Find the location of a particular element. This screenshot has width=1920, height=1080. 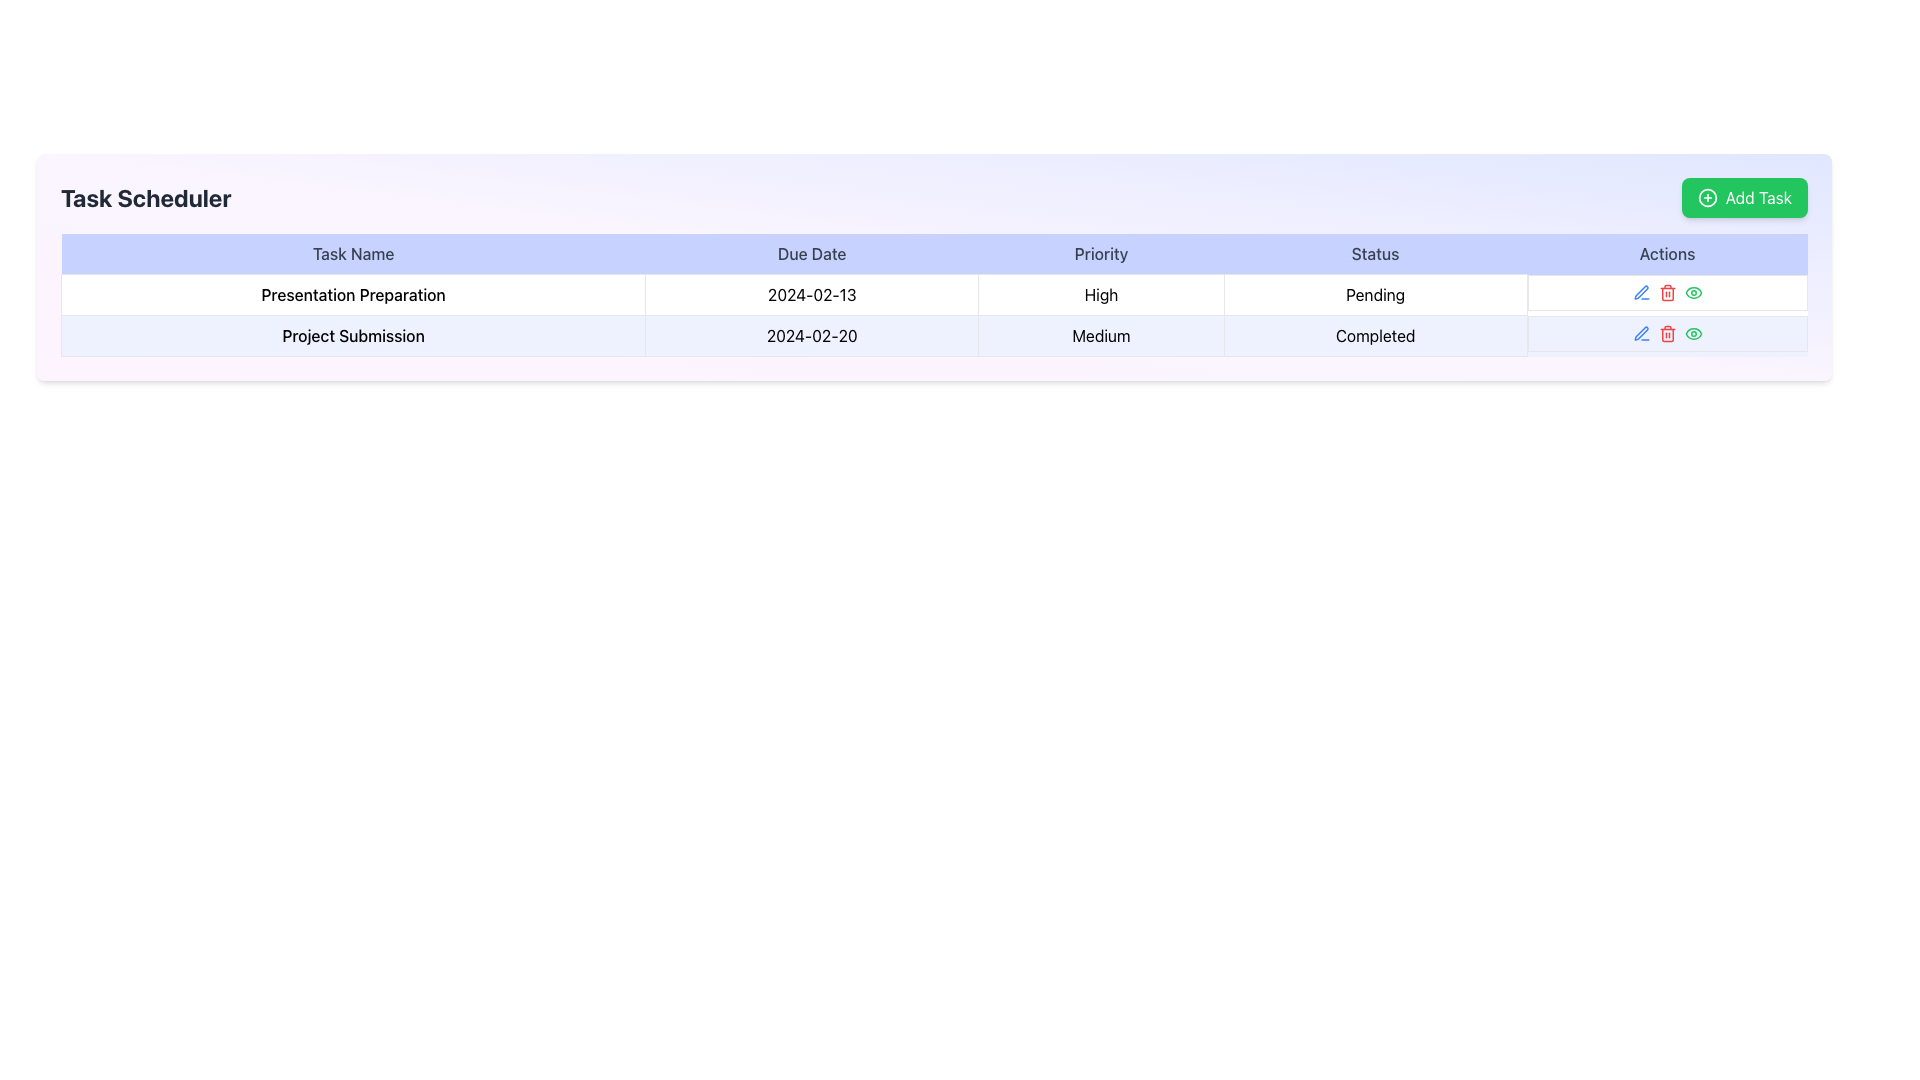

the non-interactive priority level label in the first row of the table, located in the 'Priority' column, which is between the 'Due Date' and 'Status' columns is located at coordinates (1100, 294).